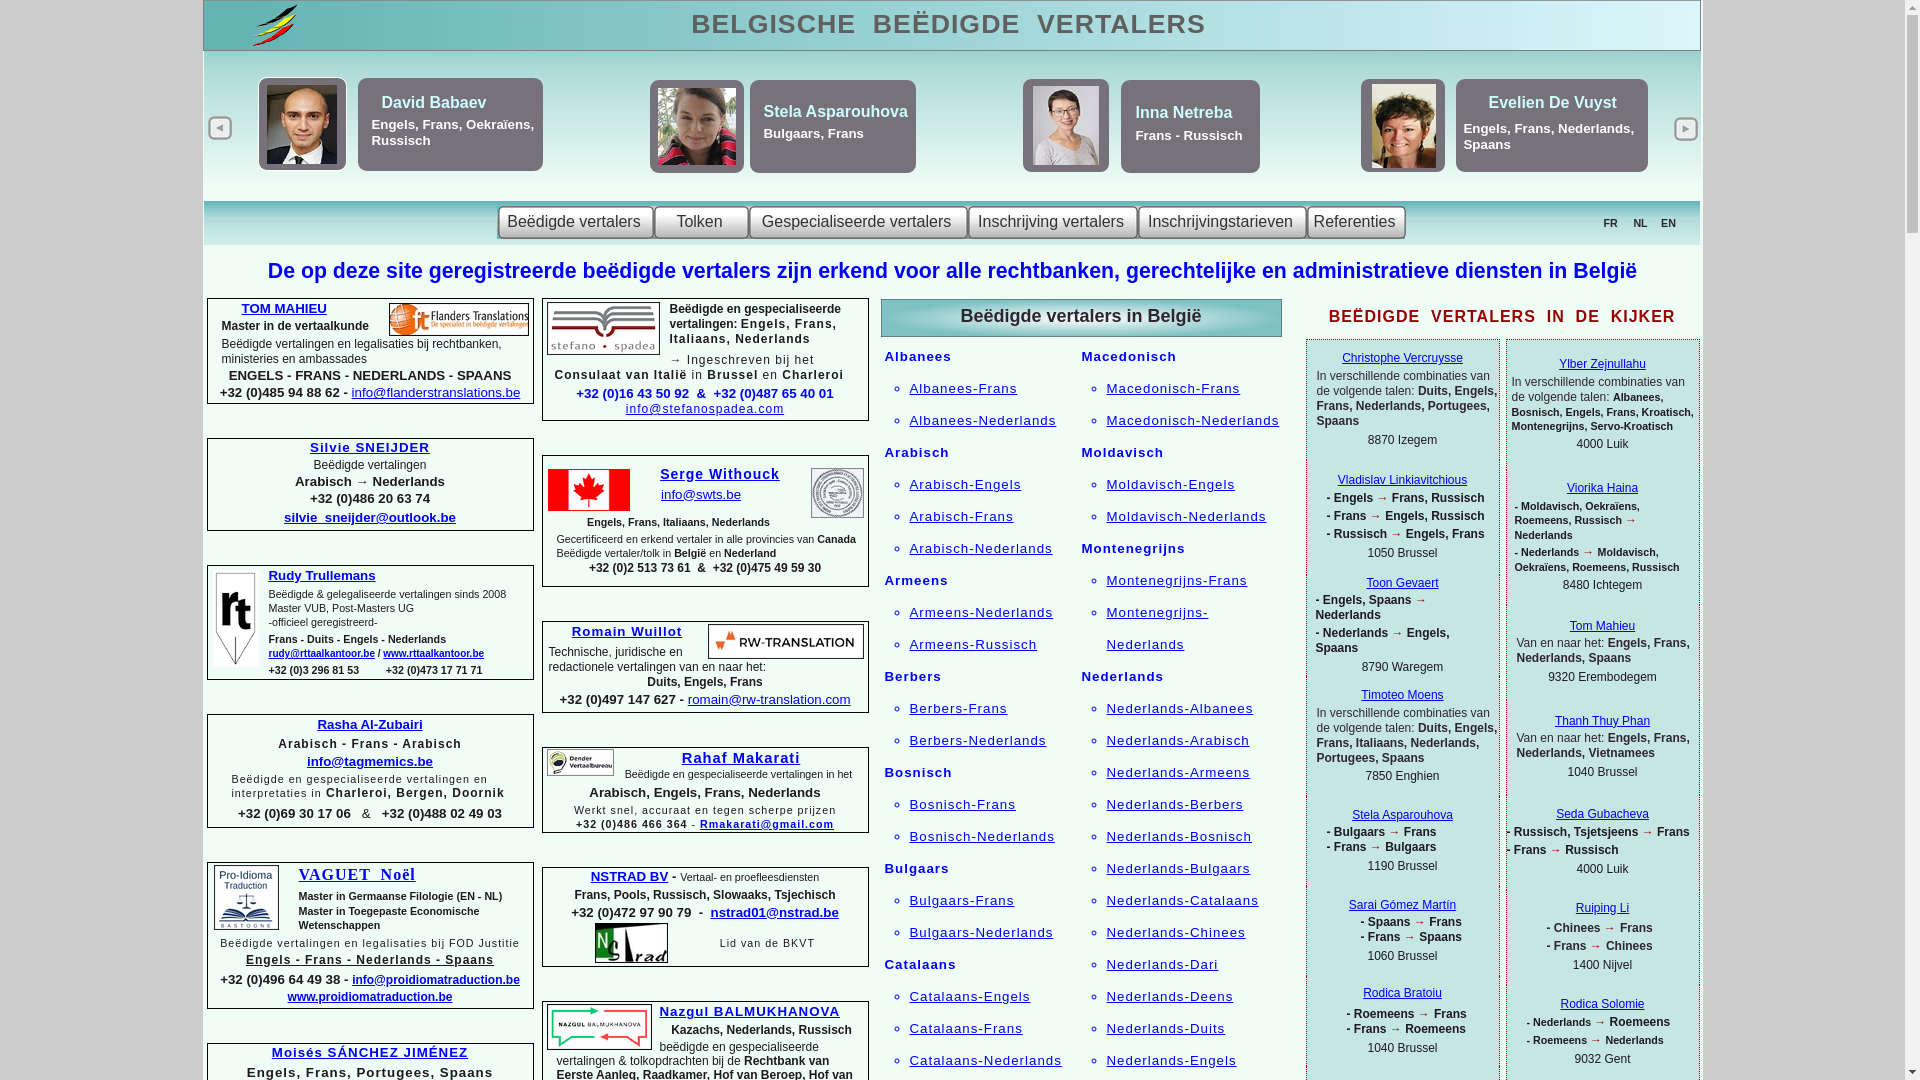 Image resolution: width=1920 pixels, height=1080 pixels. Describe the element at coordinates (1401, 992) in the screenshot. I see `'Rodica Bratoiu'` at that location.